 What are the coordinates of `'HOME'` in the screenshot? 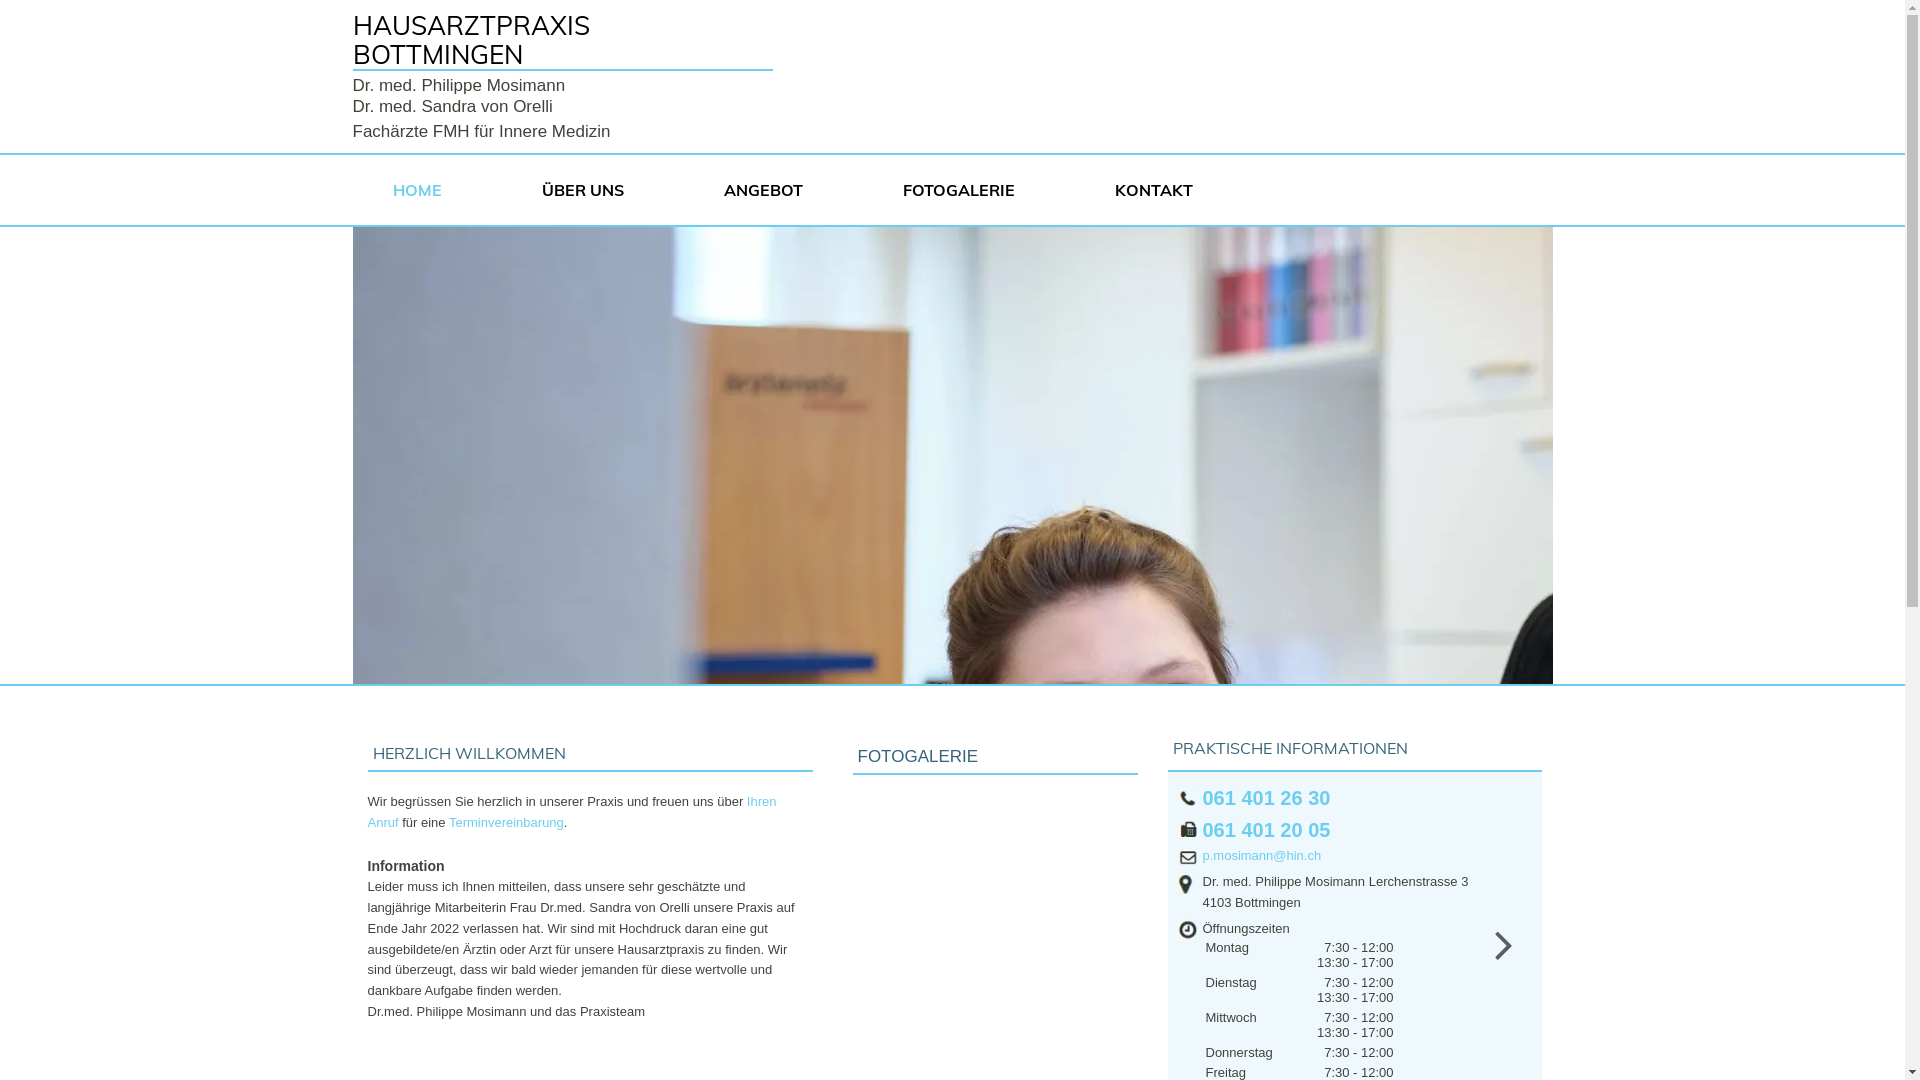 It's located at (425, 189).